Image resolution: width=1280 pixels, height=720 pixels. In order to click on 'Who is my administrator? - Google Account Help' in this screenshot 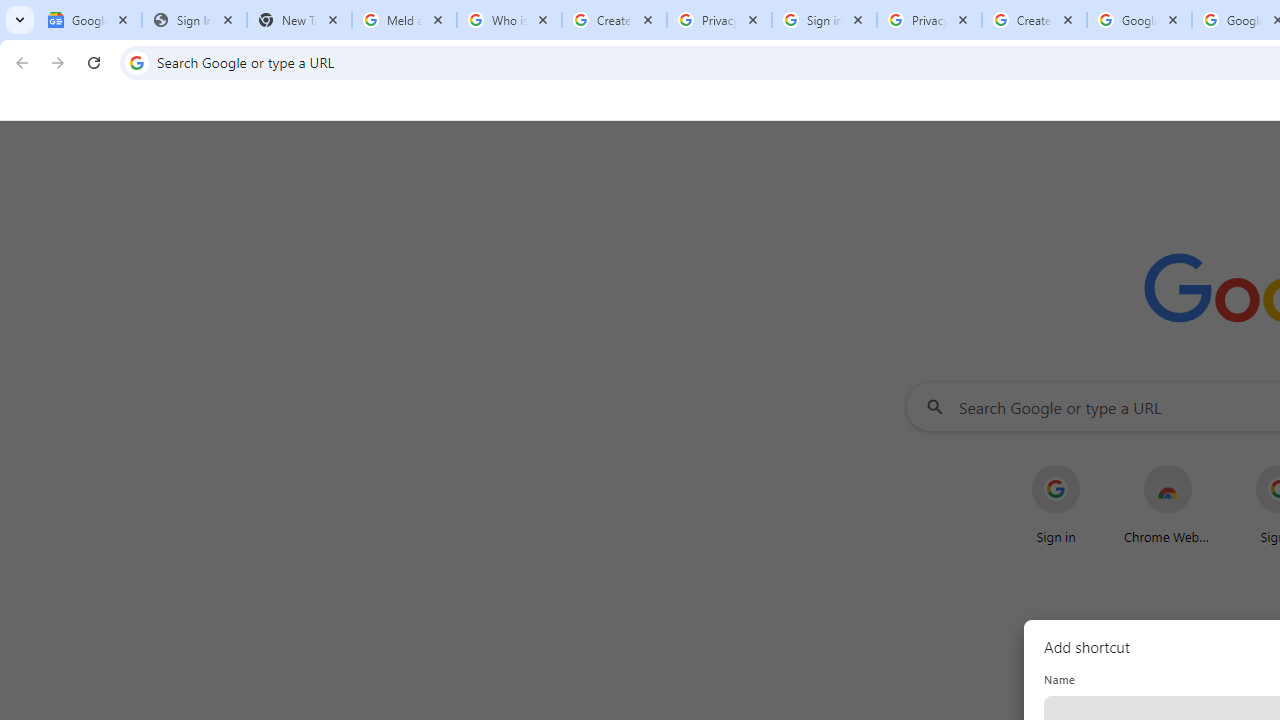, I will do `click(509, 20)`.